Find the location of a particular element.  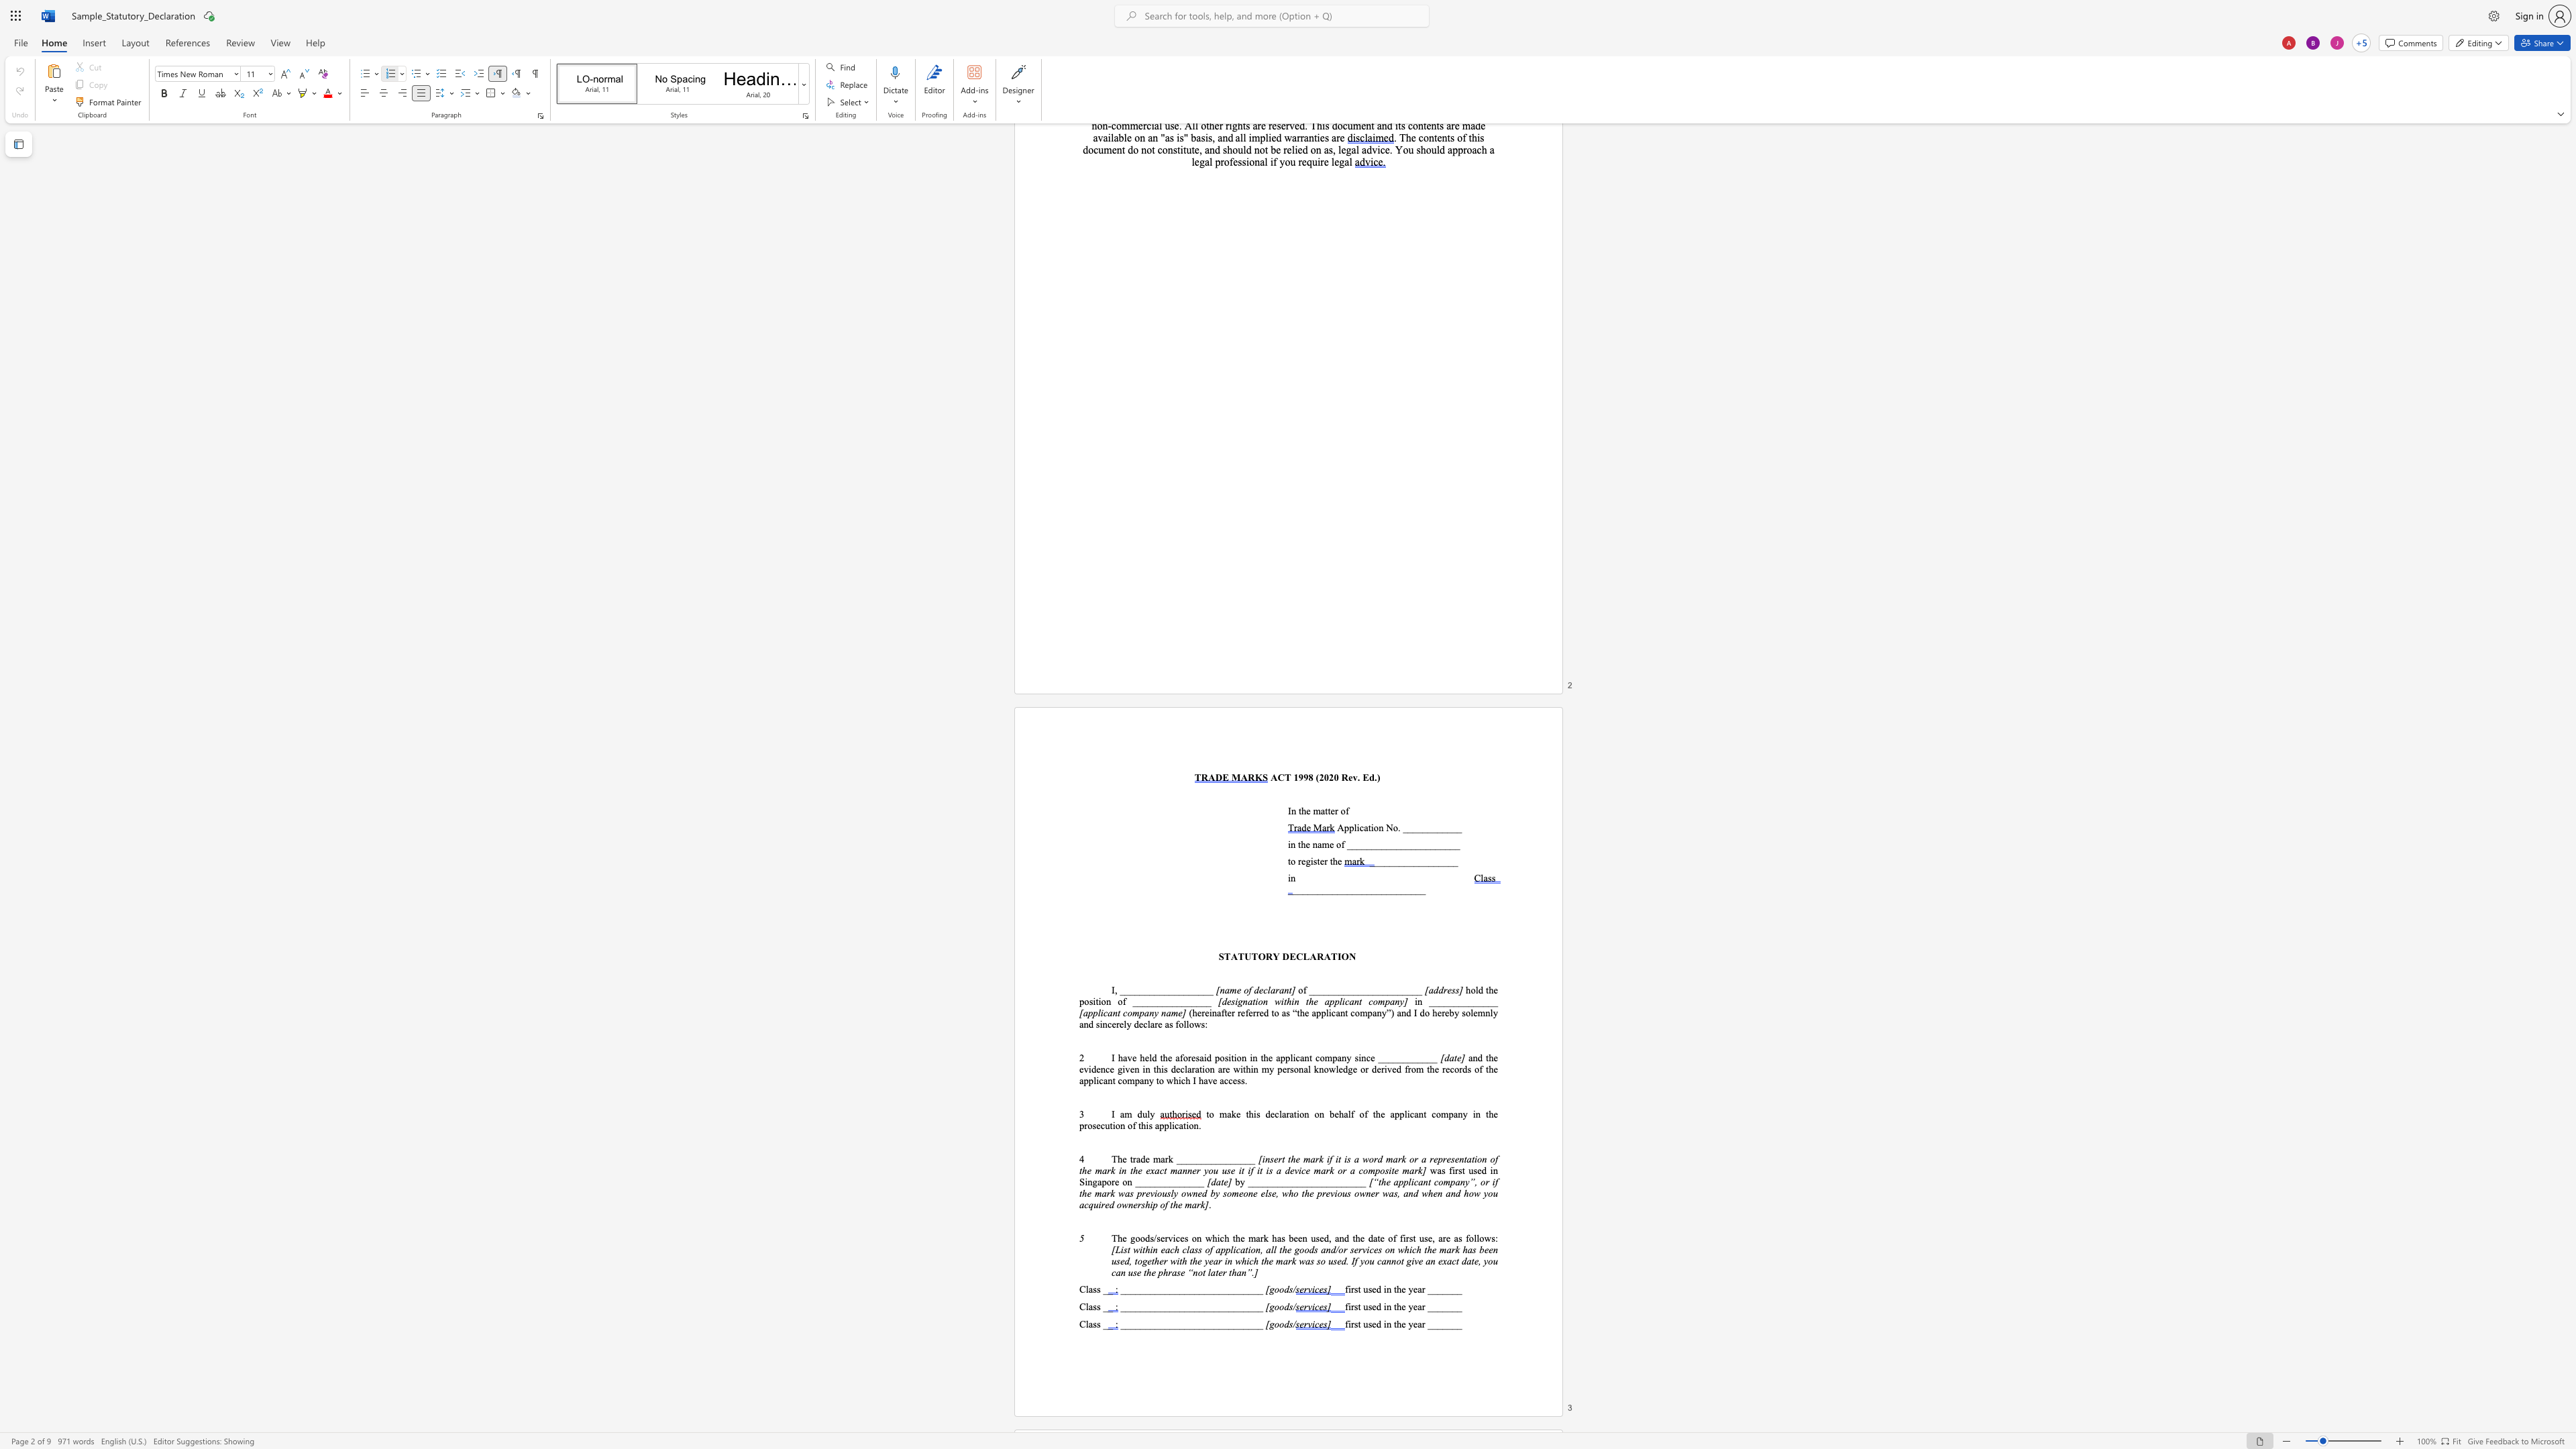

the 1th character "d" in the text is located at coordinates (1377, 1306).